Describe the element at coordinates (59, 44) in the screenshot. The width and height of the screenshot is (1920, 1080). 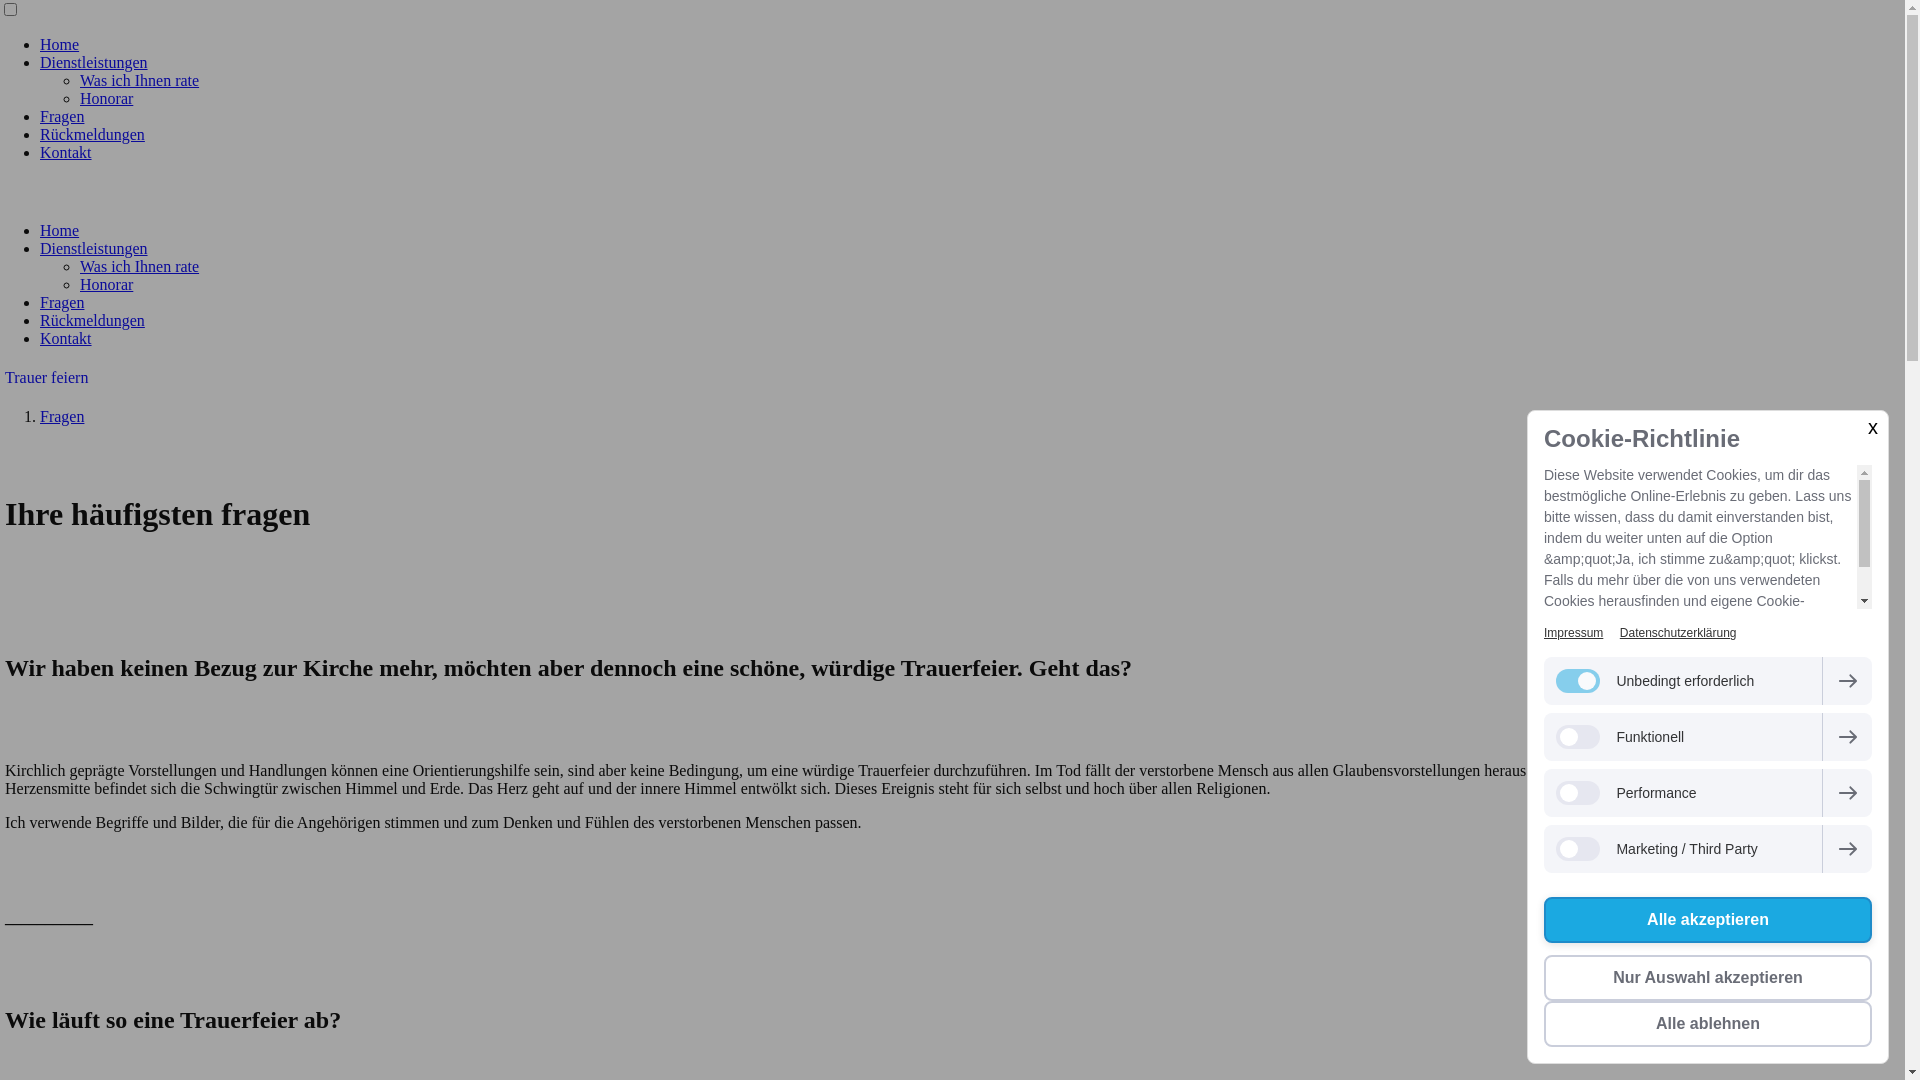
I see `'Home'` at that location.